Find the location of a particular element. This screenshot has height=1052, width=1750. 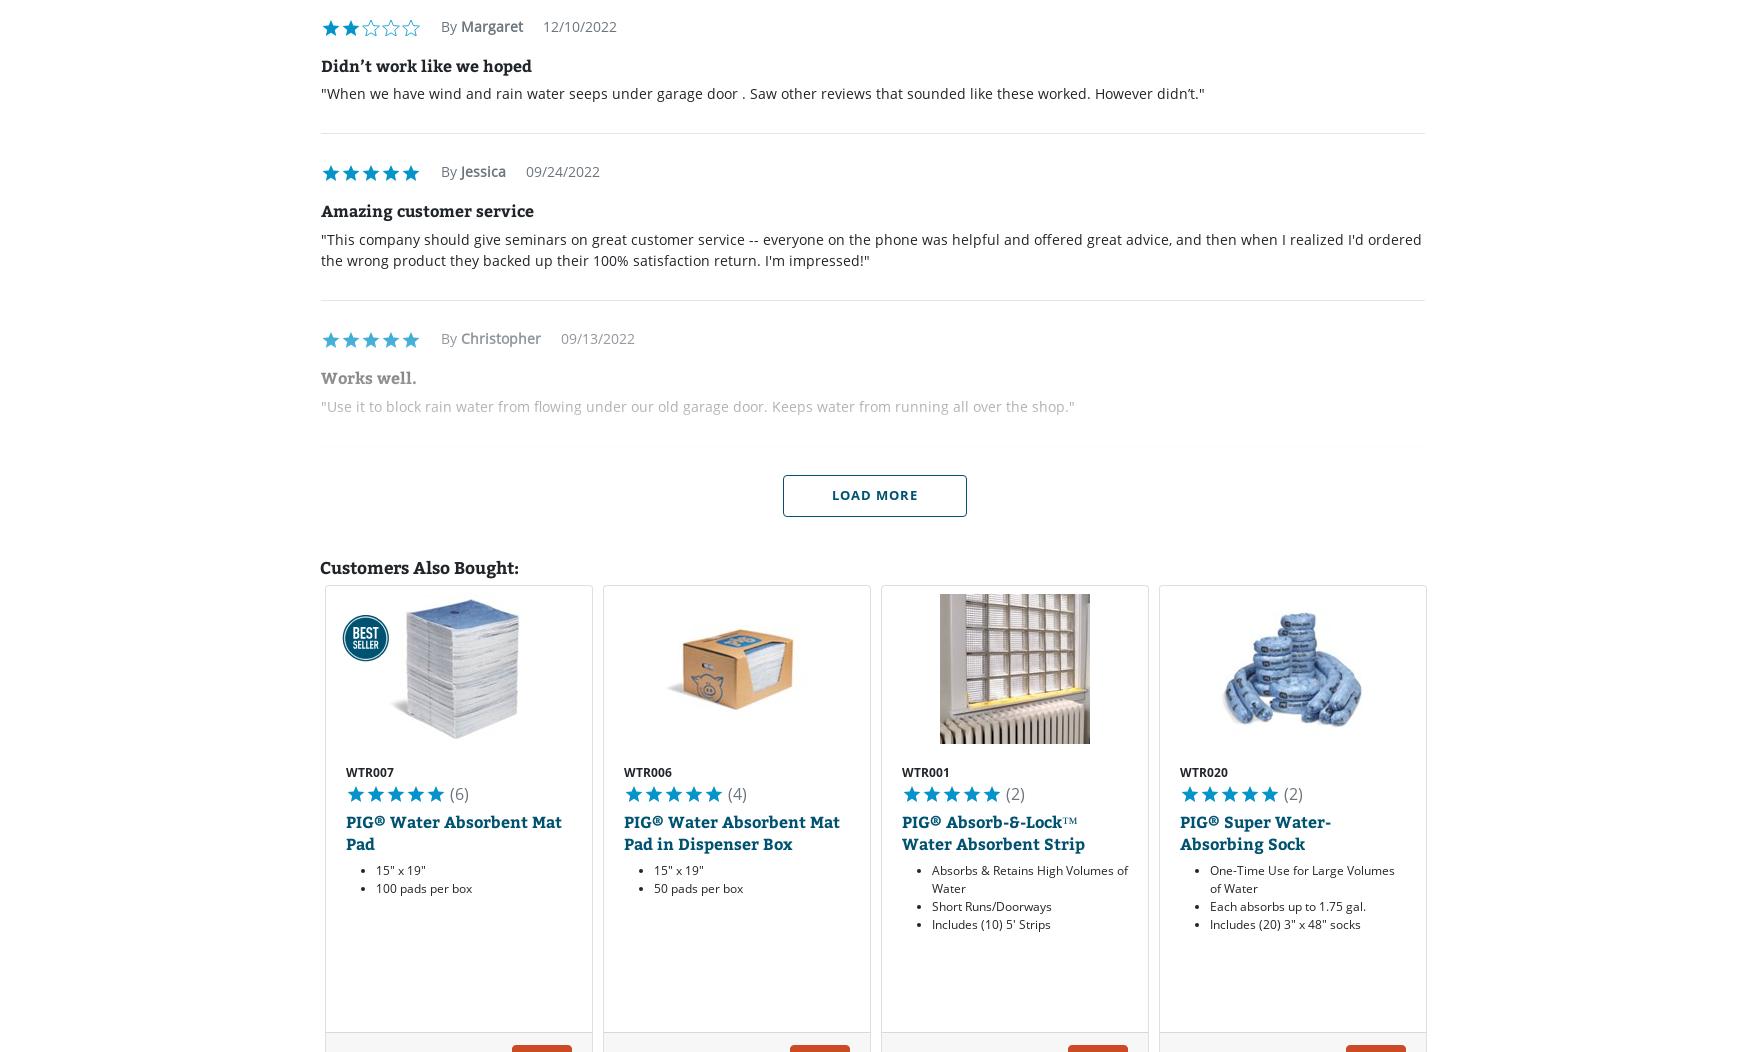

'WTR004' is located at coordinates (1482, 771).